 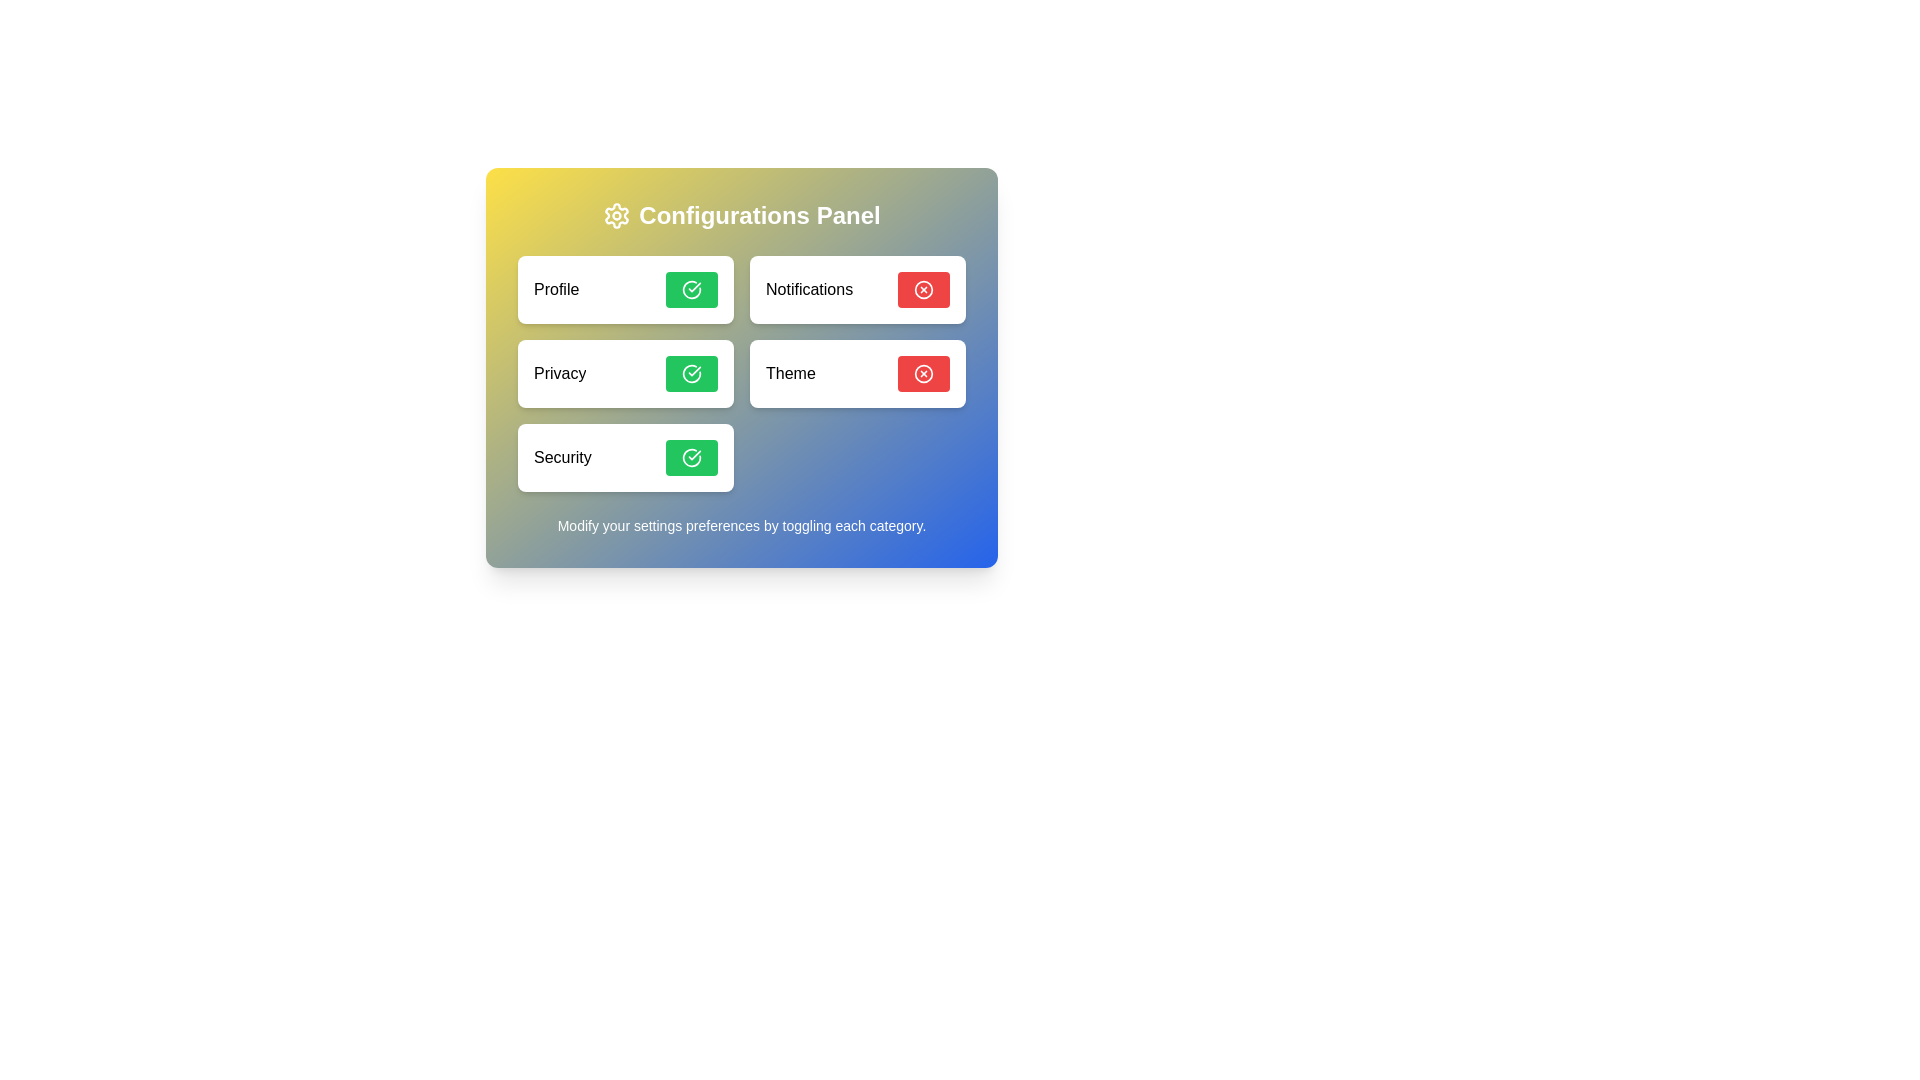 I want to click on the green circular check icon symbol located in the 'Security' section, which indicates confirmation or acceptance, so click(x=691, y=458).